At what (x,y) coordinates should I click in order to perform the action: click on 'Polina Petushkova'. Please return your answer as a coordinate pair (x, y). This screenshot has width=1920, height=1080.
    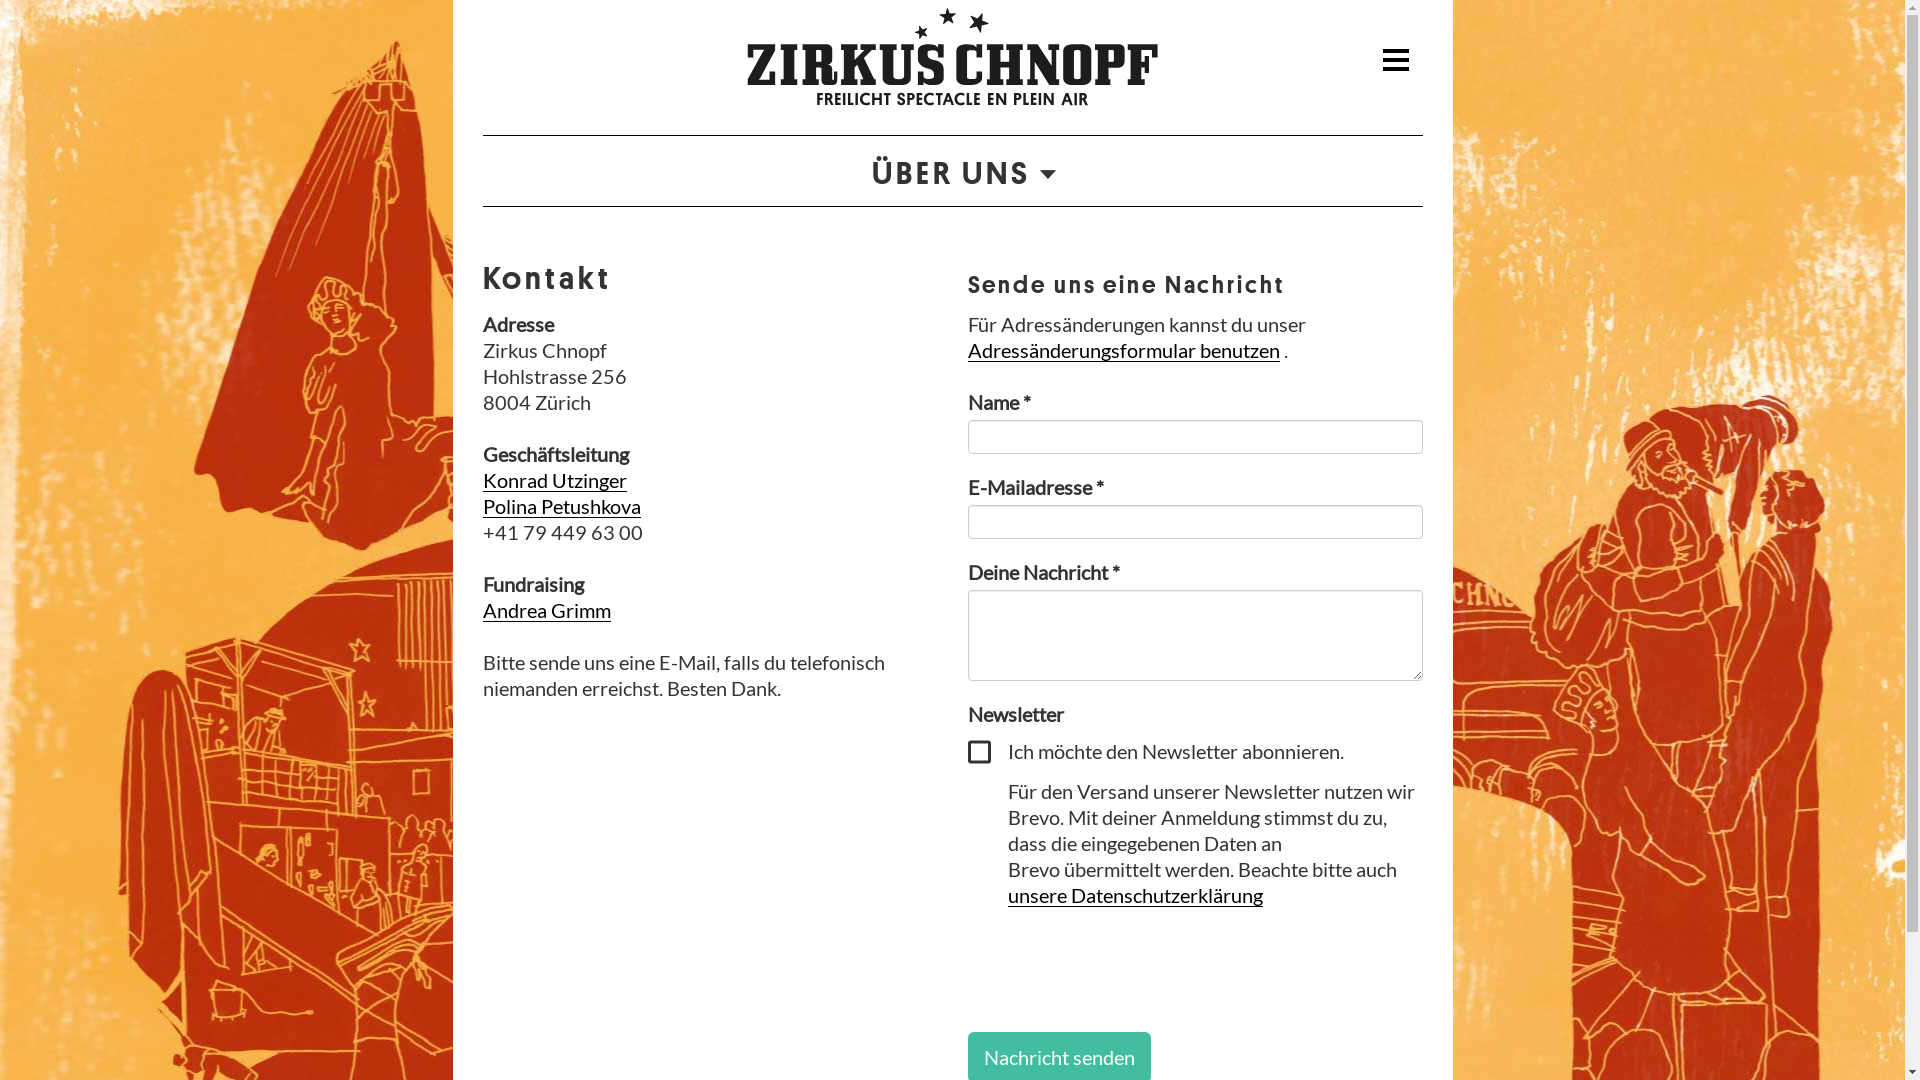
    Looking at the image, I should click on (481, 504).